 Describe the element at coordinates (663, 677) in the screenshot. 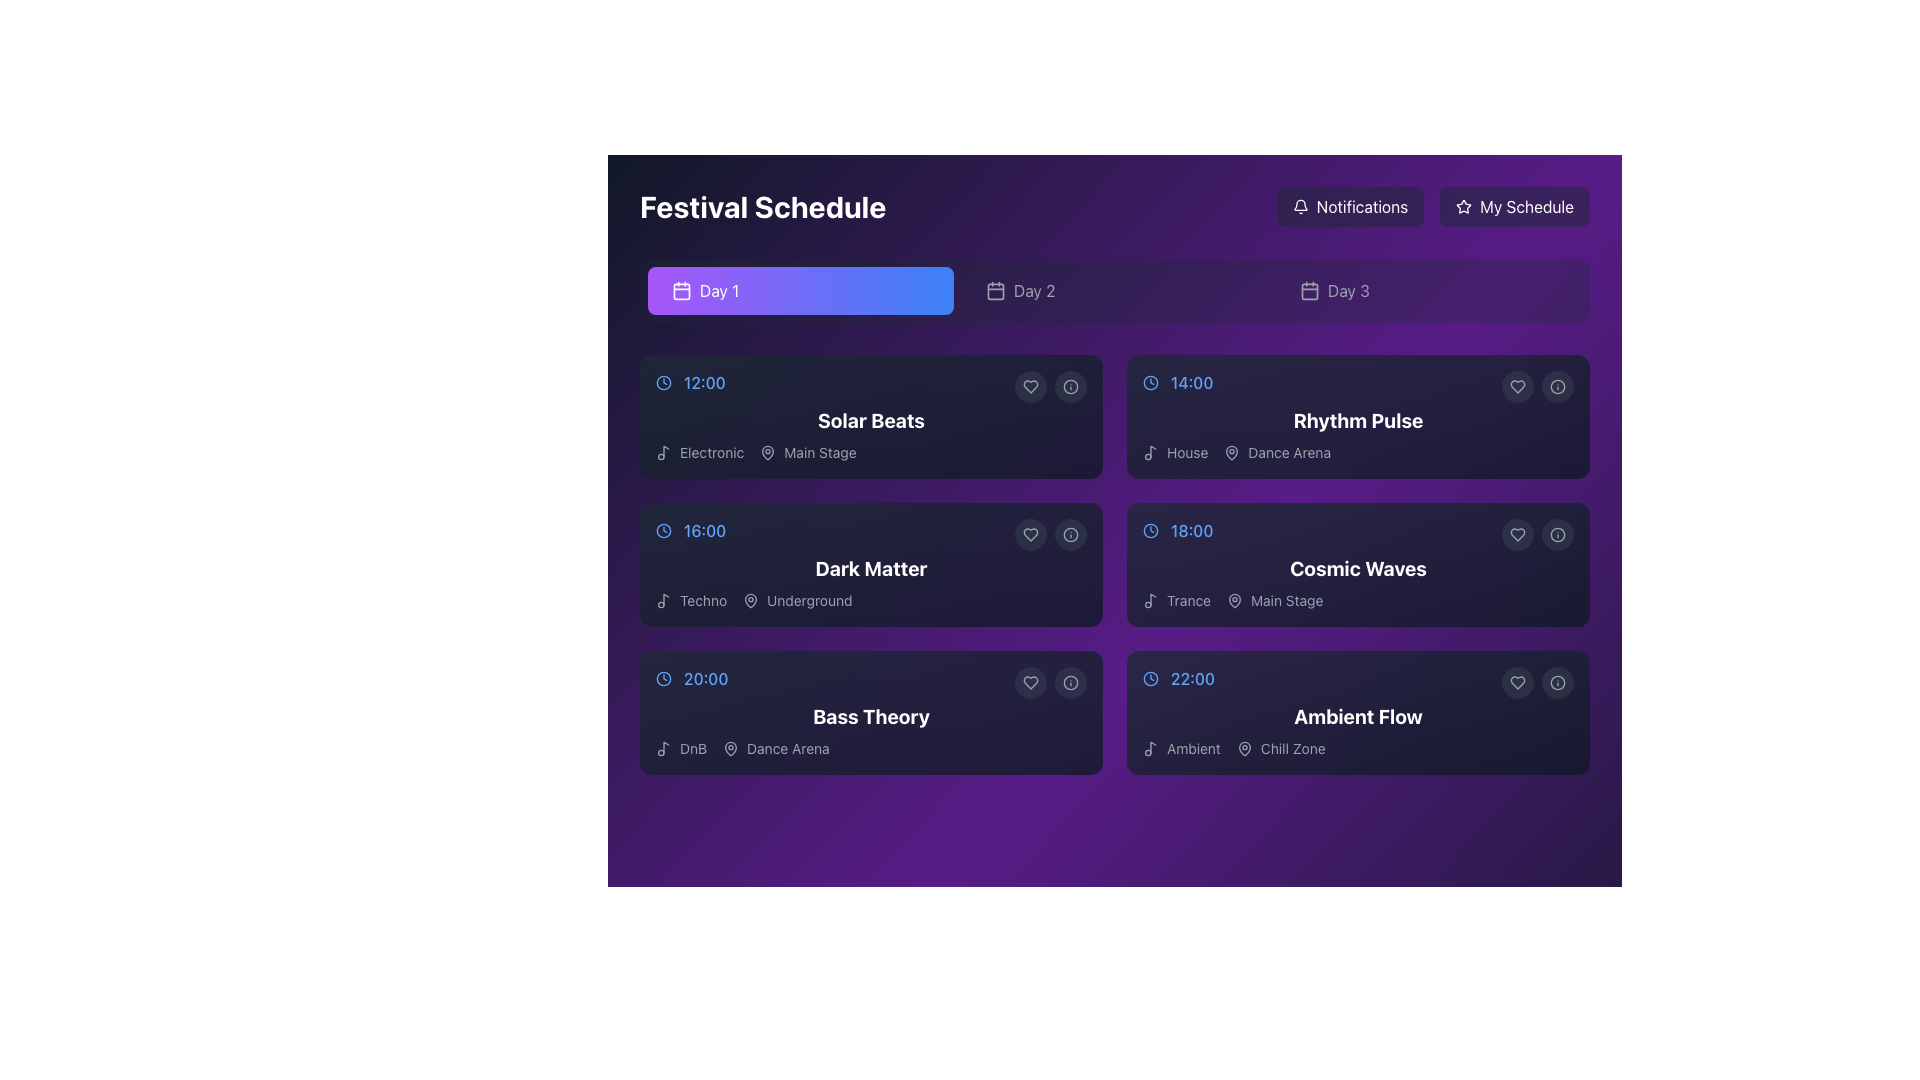

I see `the blue circular outline of the clock icon positioned next to the '20:00' time label under the 'Bass Theory' performance in the schedule` at that location.